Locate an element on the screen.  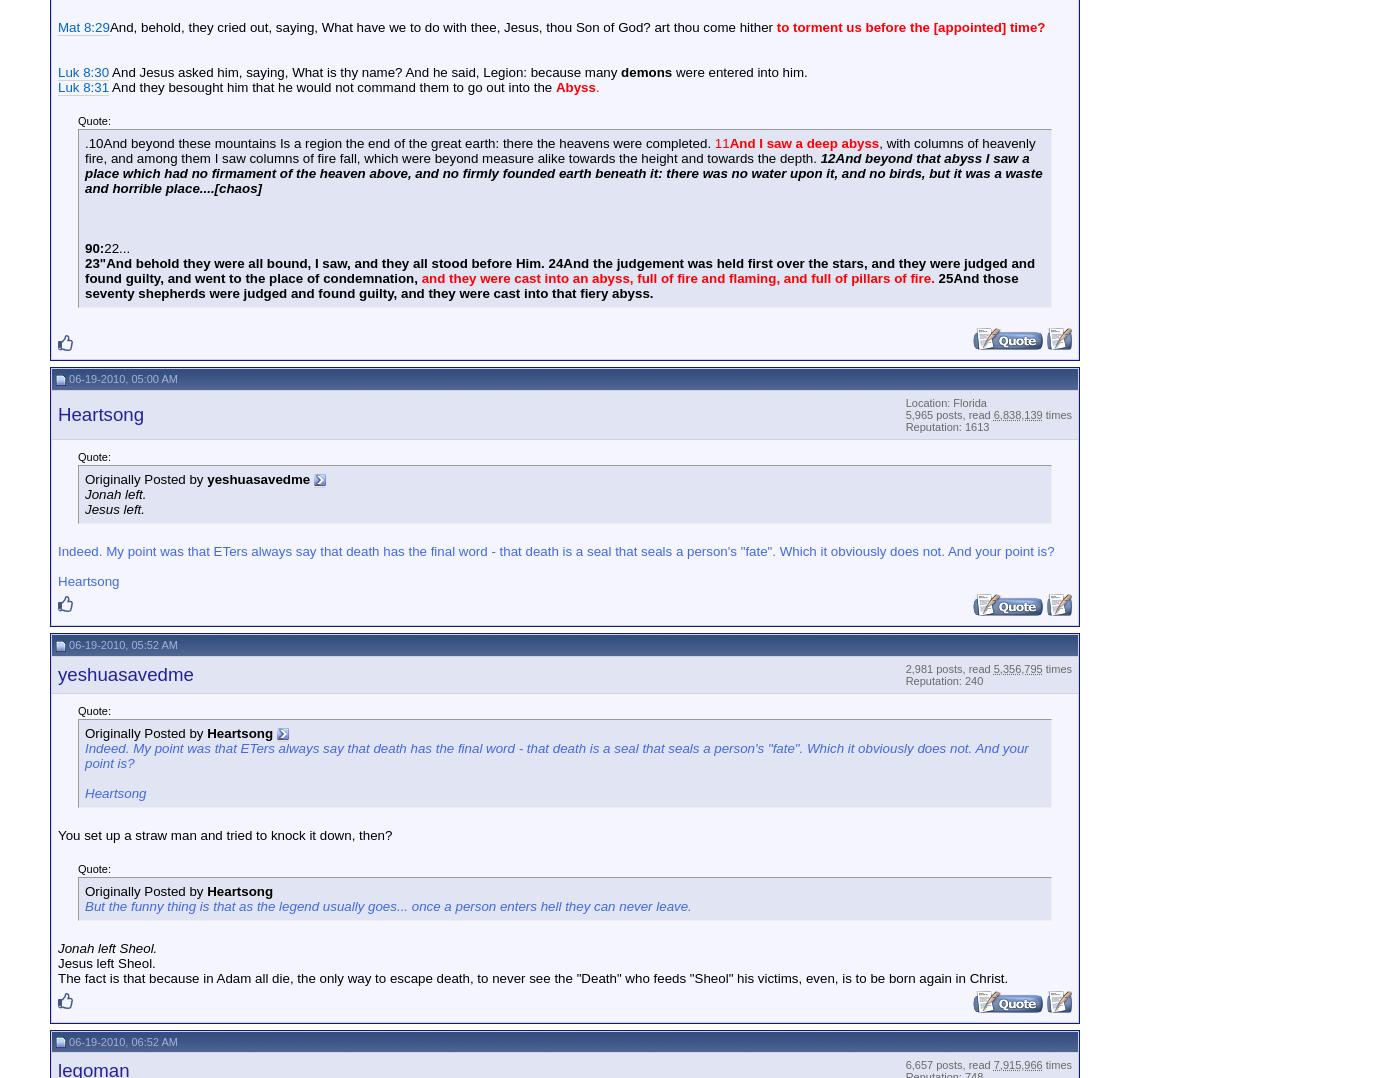
'And I saw a deep abyss' is located at coordinates (804, 143).